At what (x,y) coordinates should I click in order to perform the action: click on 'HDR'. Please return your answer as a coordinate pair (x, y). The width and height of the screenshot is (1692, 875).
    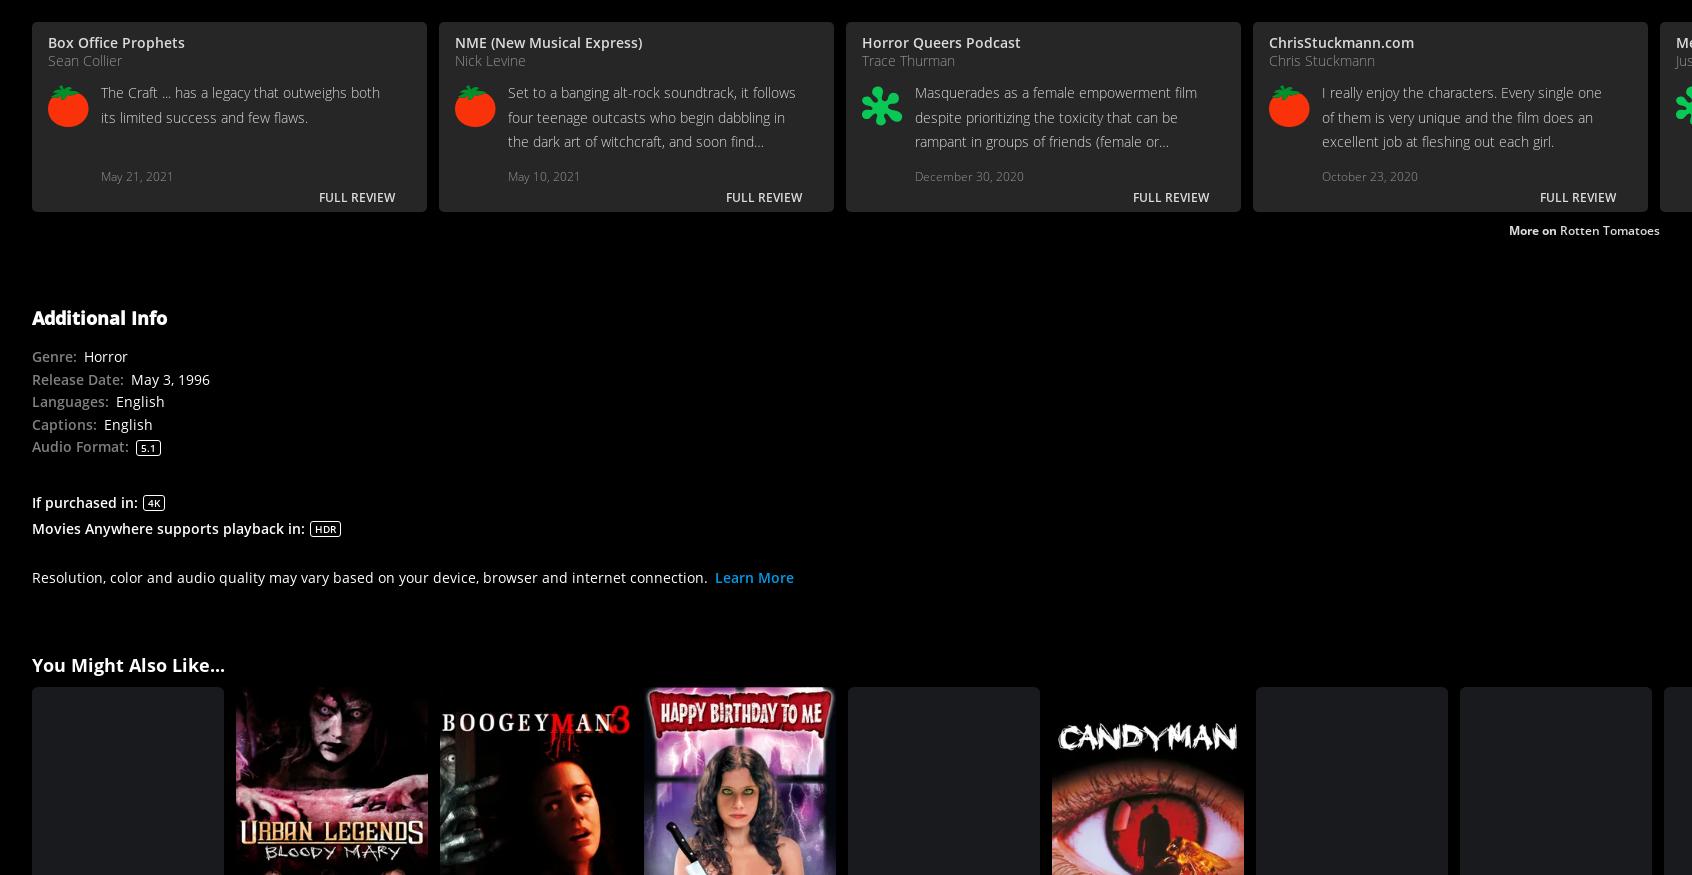
    Looking at the image, I should click on (324, 526).